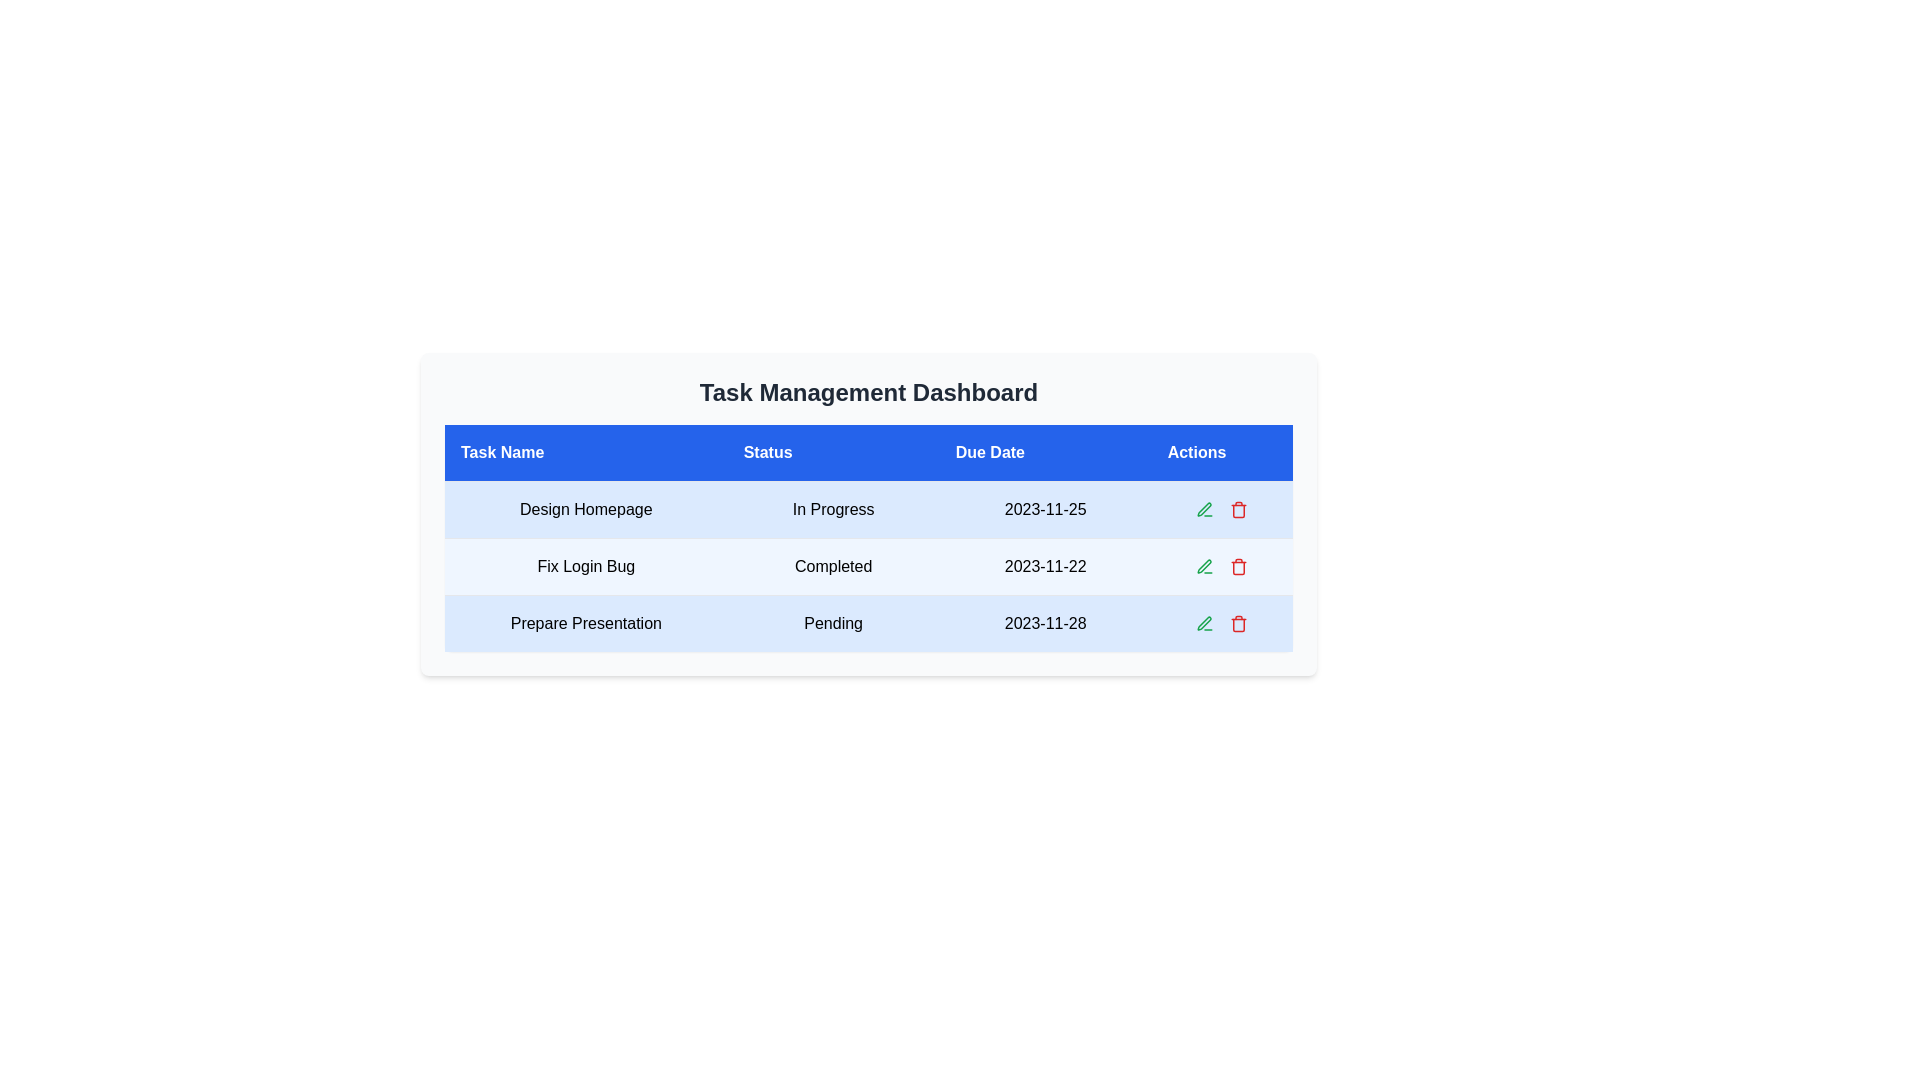 The width and height of the screenshot is (1920, 1080). I want to click on the text label displaying the task name 'Fix Login Bug', located in the second row of the table under the 'Task Name' column, so click(585, 567).